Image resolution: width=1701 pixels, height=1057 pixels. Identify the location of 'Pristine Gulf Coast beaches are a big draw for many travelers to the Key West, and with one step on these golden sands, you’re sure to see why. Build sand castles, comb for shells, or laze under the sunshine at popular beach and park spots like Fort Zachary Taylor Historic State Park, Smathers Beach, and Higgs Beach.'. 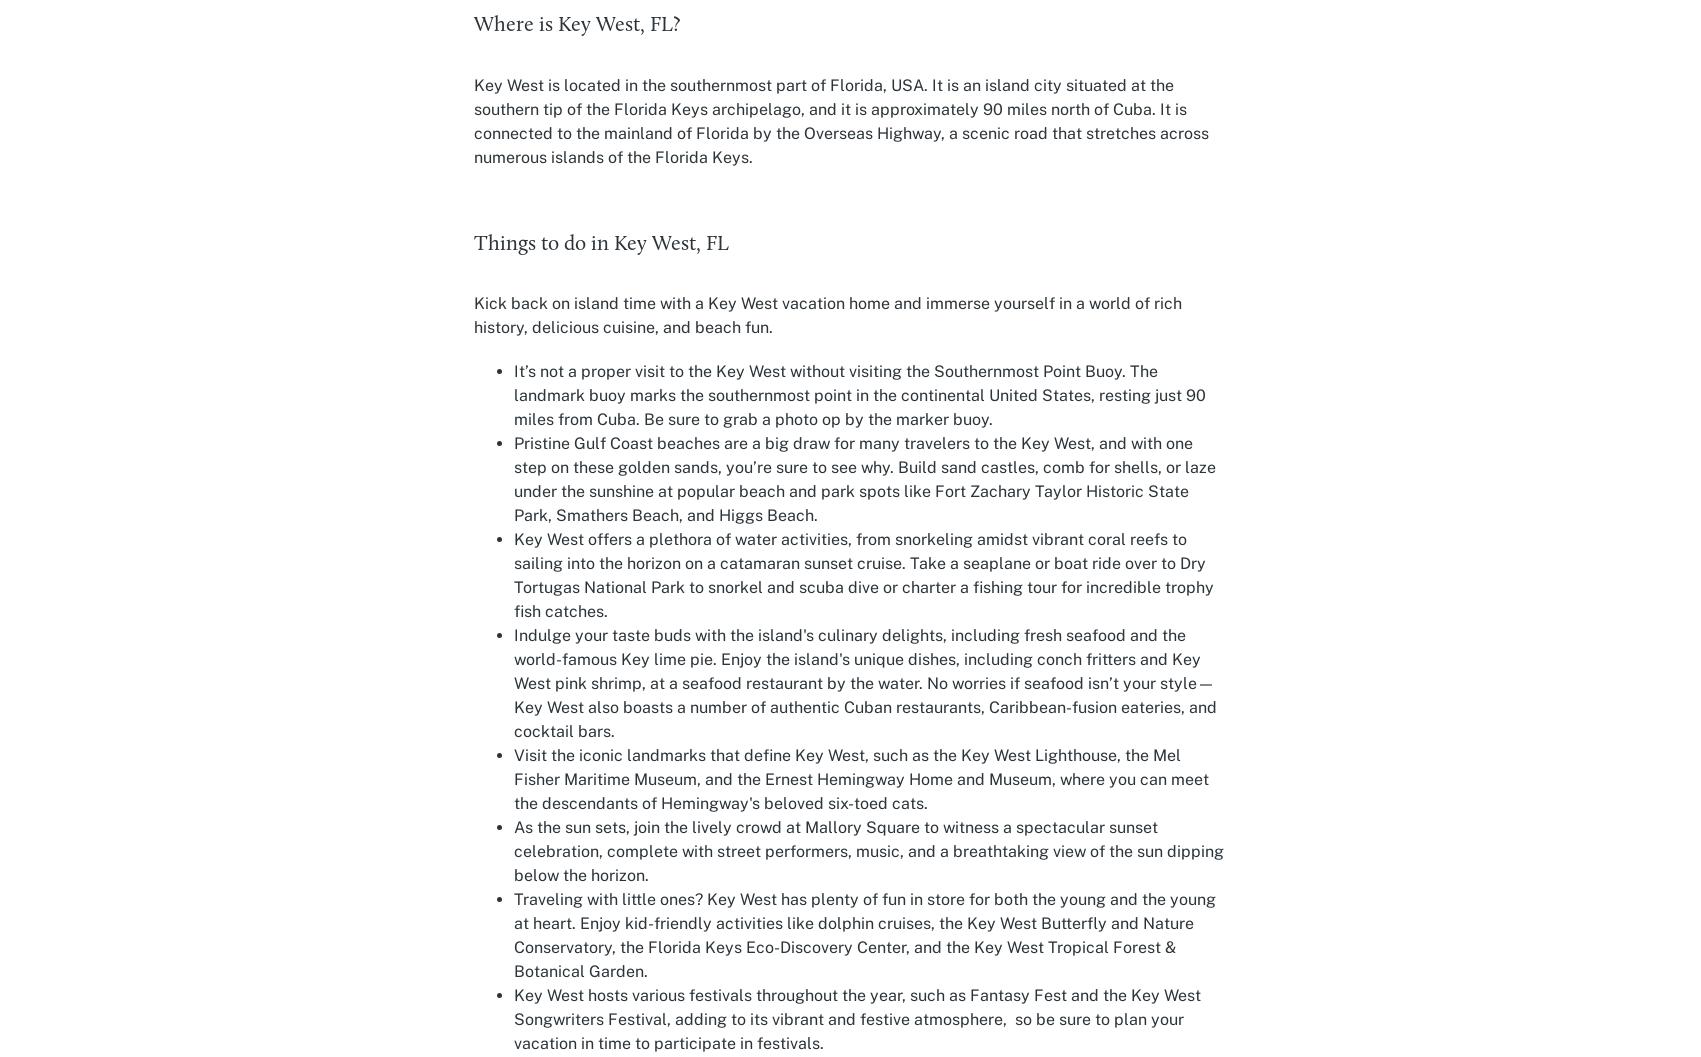
(513, 479).